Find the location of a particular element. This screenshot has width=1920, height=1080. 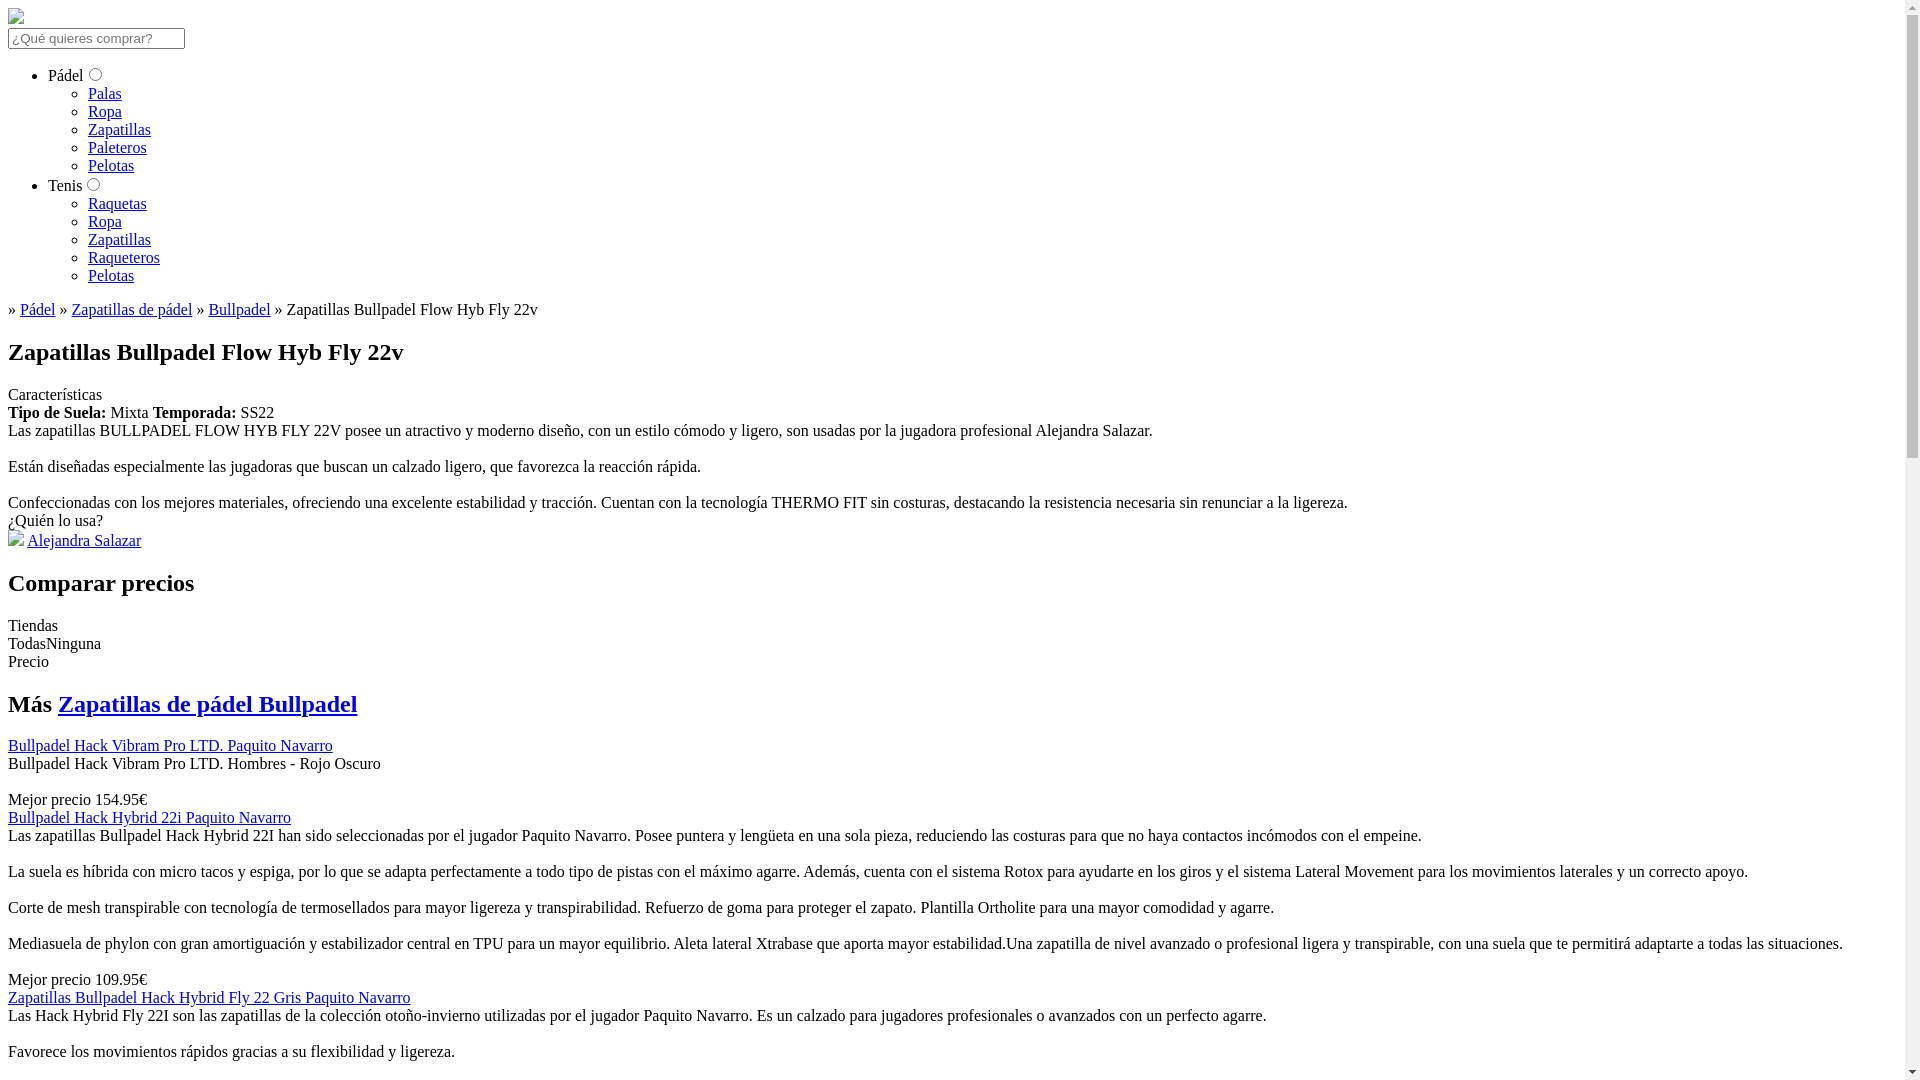

'Todas' is located at coordinates (27, 643).